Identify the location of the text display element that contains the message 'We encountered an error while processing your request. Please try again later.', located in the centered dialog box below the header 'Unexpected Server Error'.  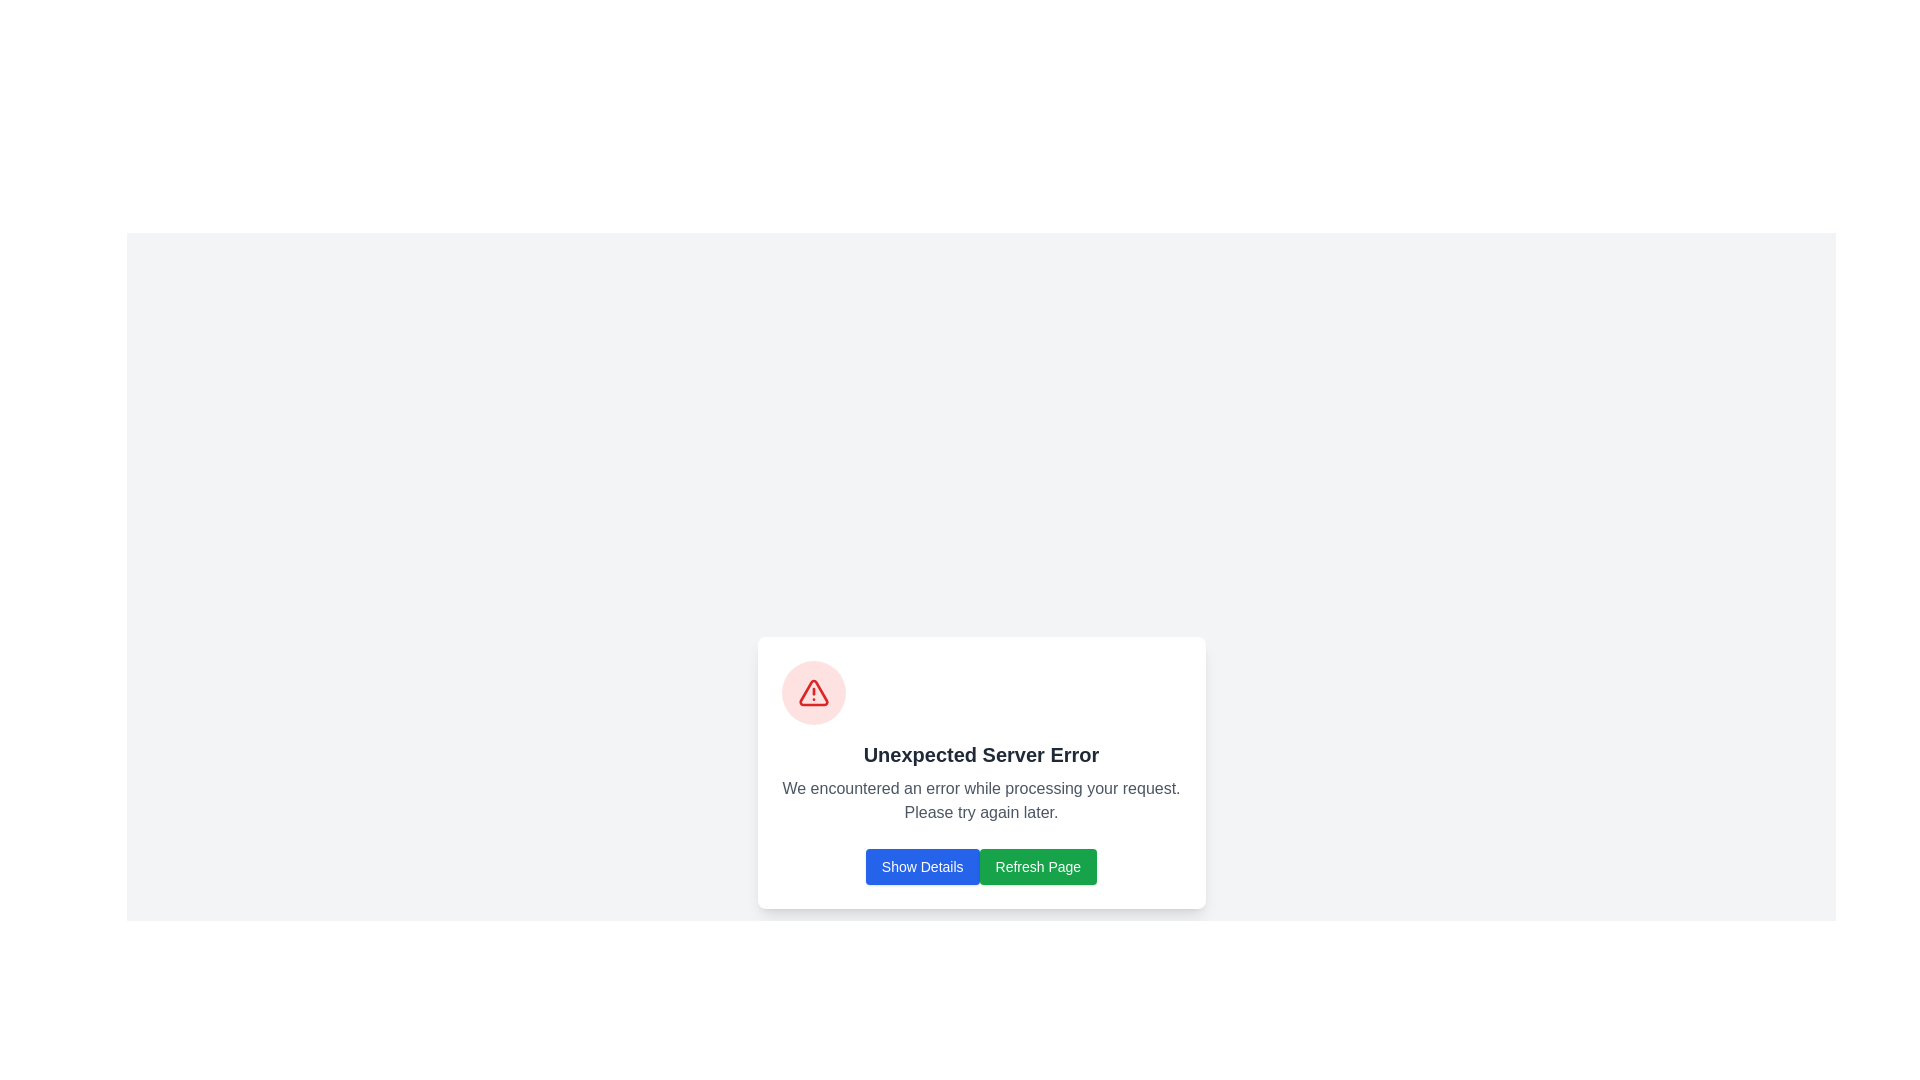
(981, 800).